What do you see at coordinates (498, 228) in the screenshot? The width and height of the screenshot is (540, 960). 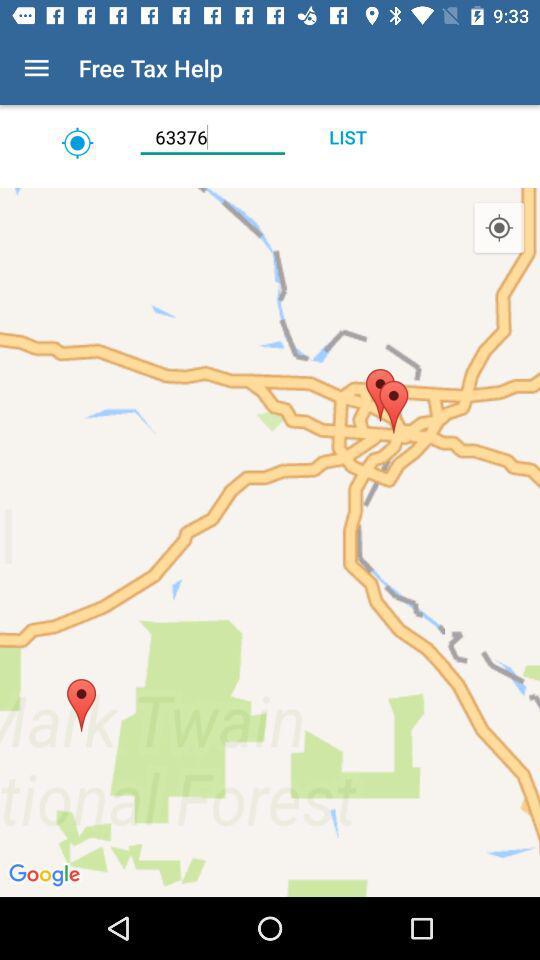 I see `the location_crosshair icon` at bounding box center [498, 228].